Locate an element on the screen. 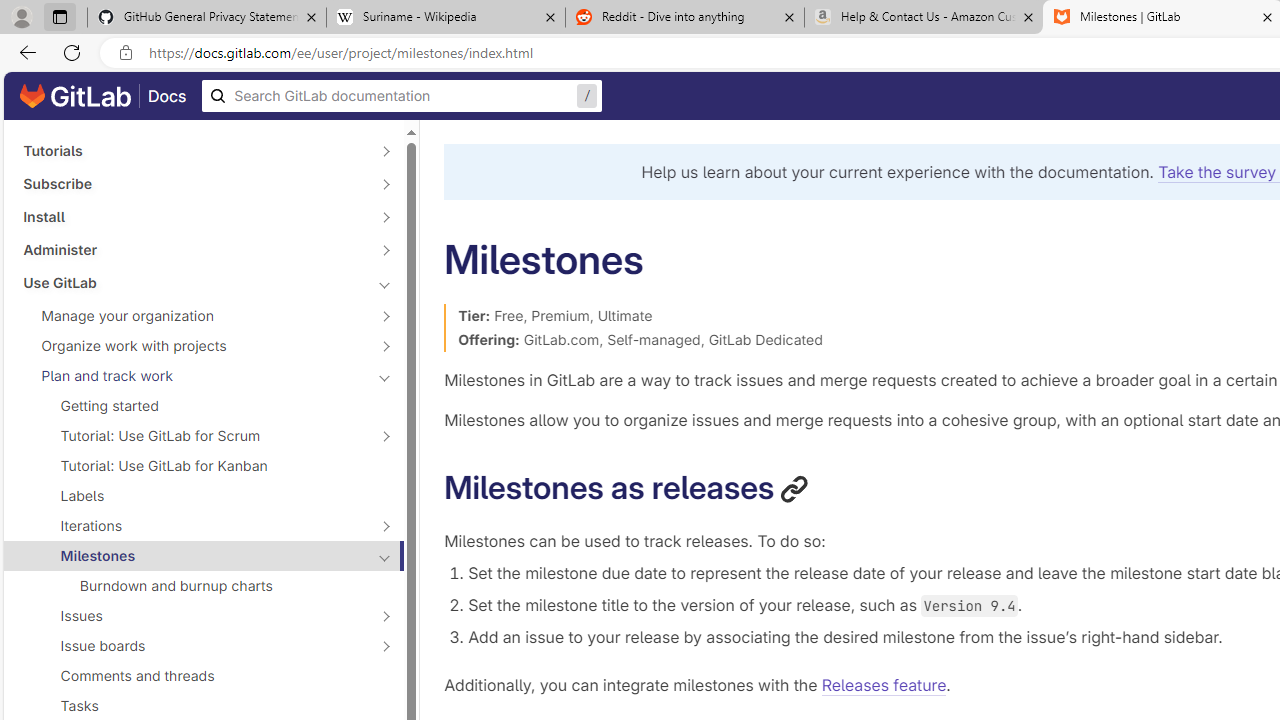 This screenshot has width=1280, height=720. 'Organize work with projects' is located at coordinates (192, 344).